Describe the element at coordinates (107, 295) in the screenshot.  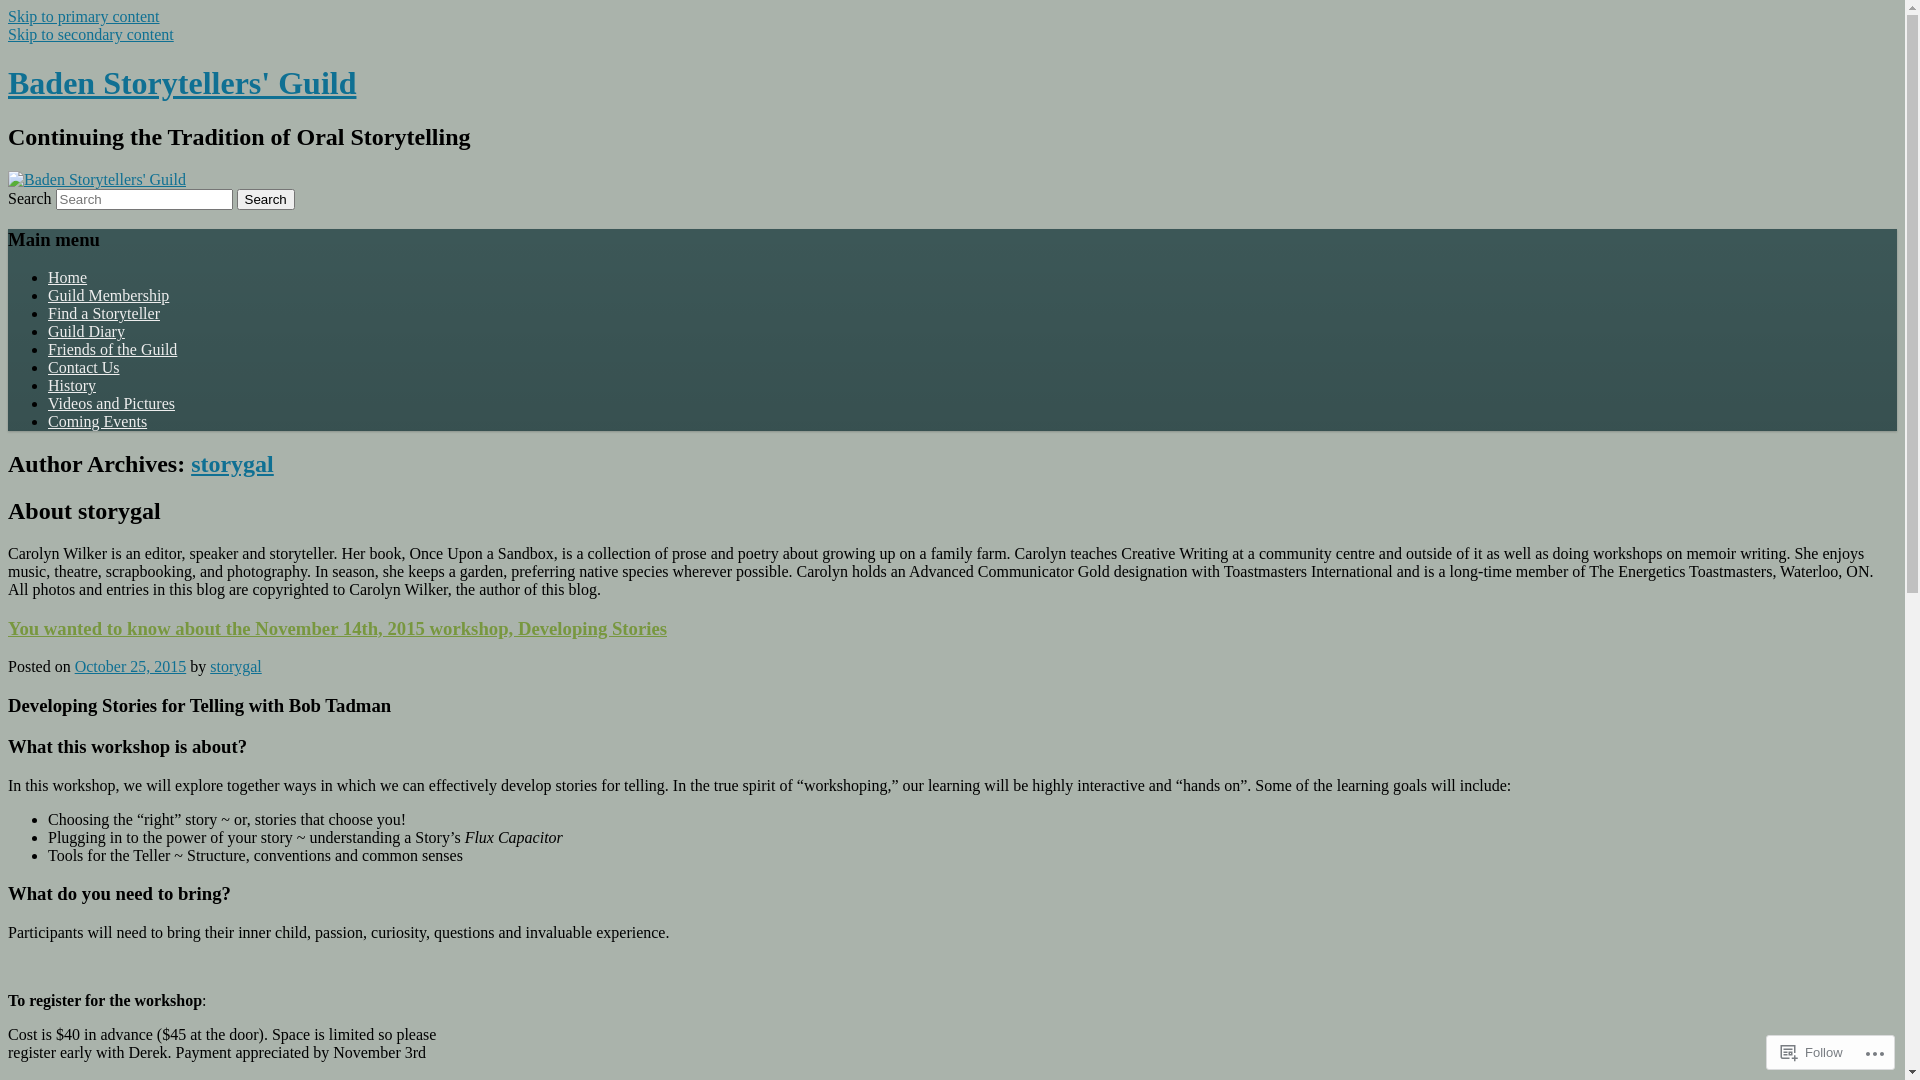
I see `'Guild Membership'` at that location.